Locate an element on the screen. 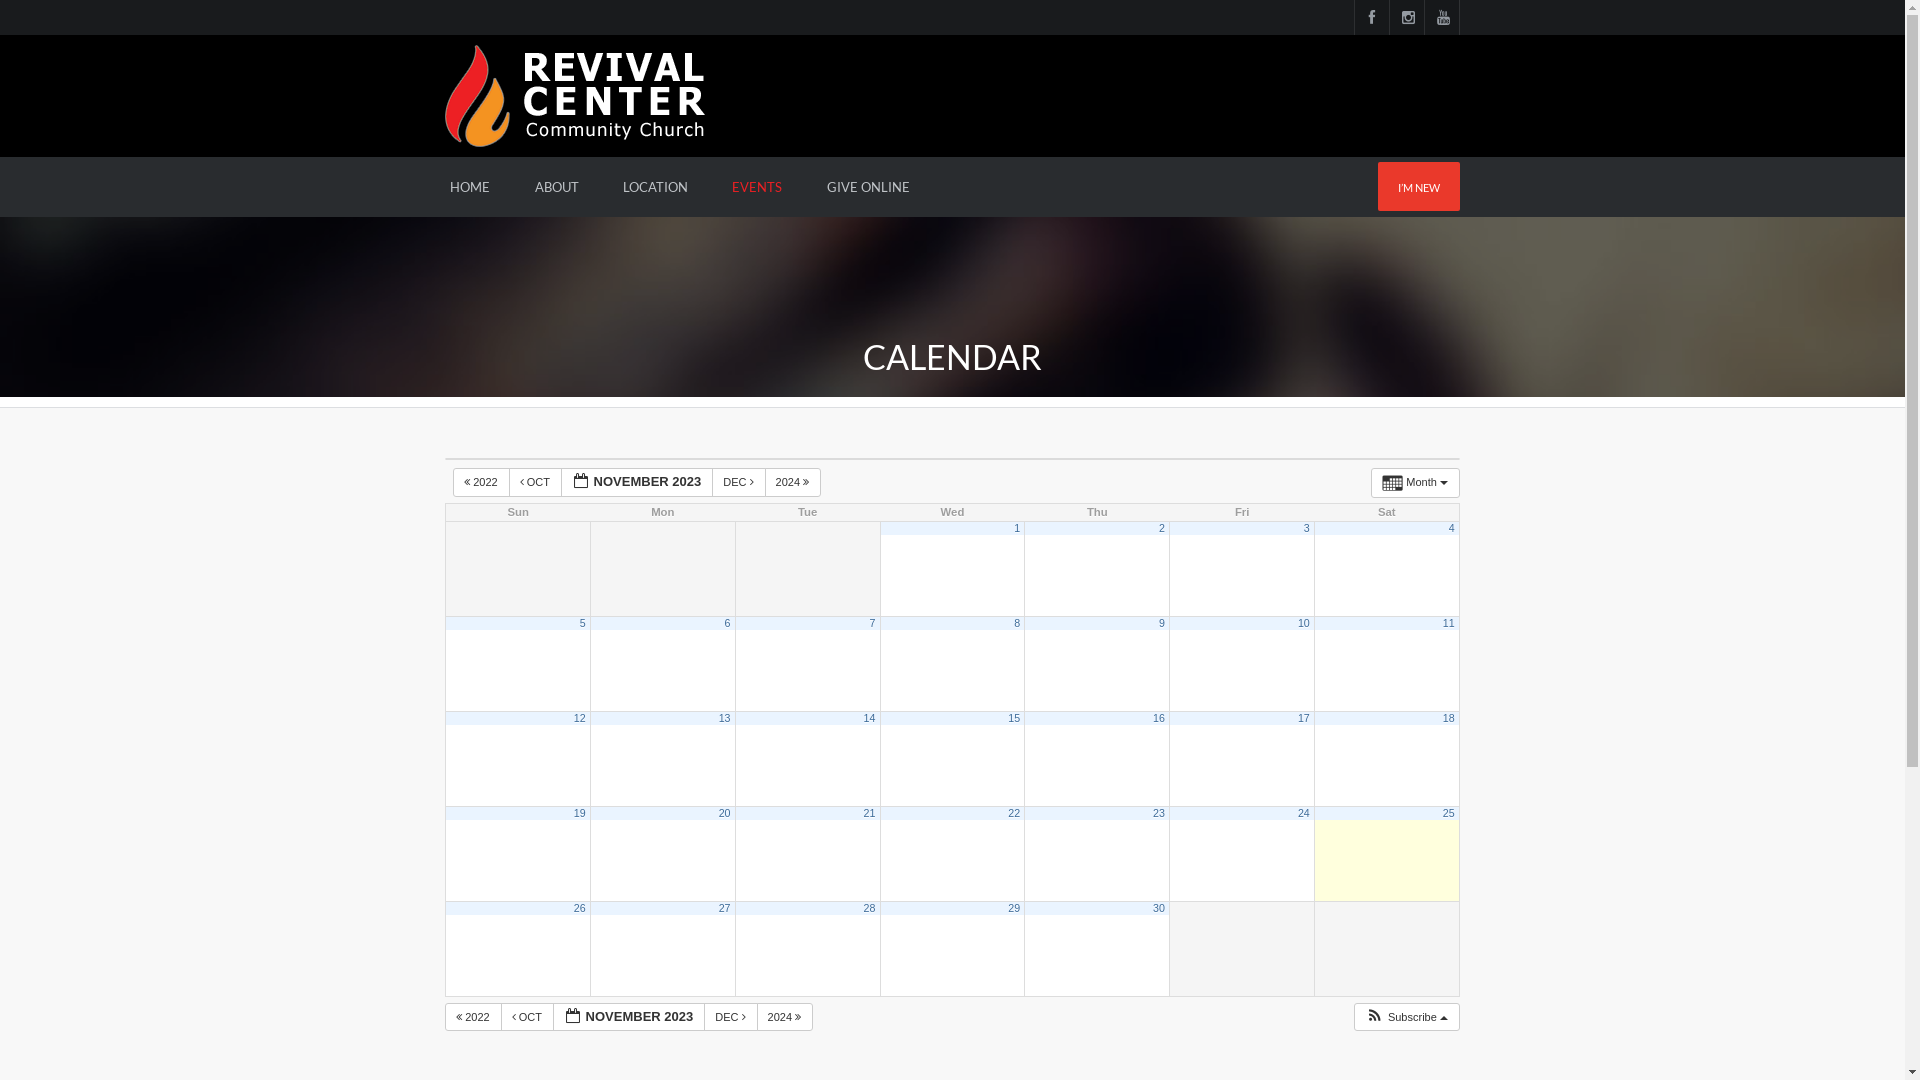 Image resolution: width=1920 pixels, height=1080 pixels. '20' is located at coordinates (719, 813).